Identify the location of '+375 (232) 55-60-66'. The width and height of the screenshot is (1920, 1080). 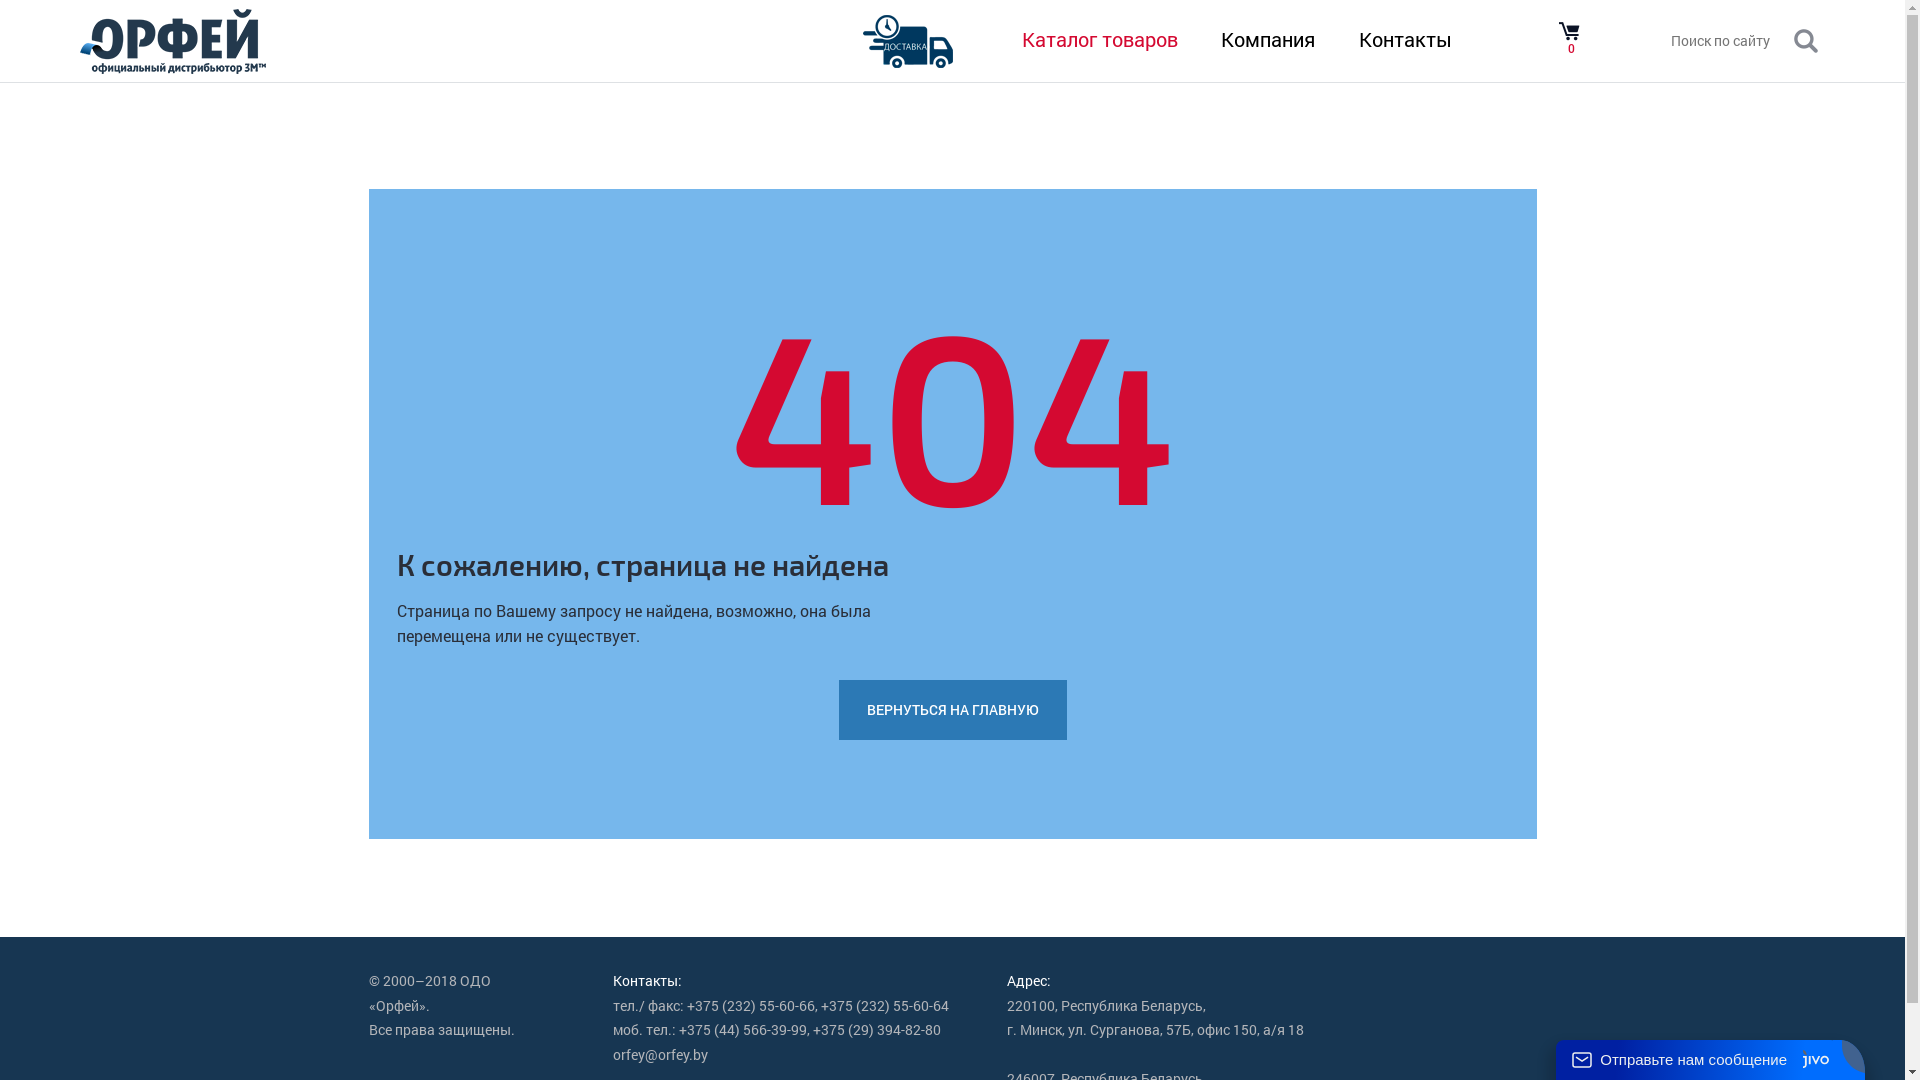
(749, 1006).